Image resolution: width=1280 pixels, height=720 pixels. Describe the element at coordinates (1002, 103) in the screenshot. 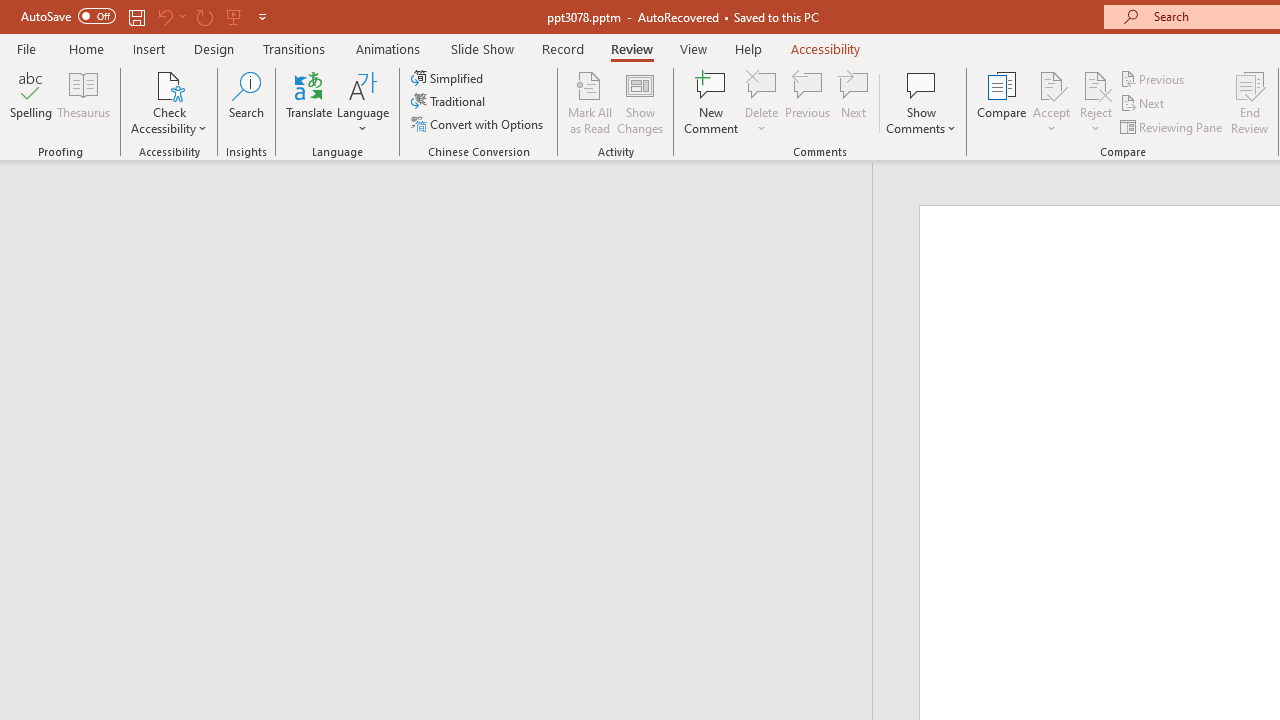

I see `'Compare'` at that location.